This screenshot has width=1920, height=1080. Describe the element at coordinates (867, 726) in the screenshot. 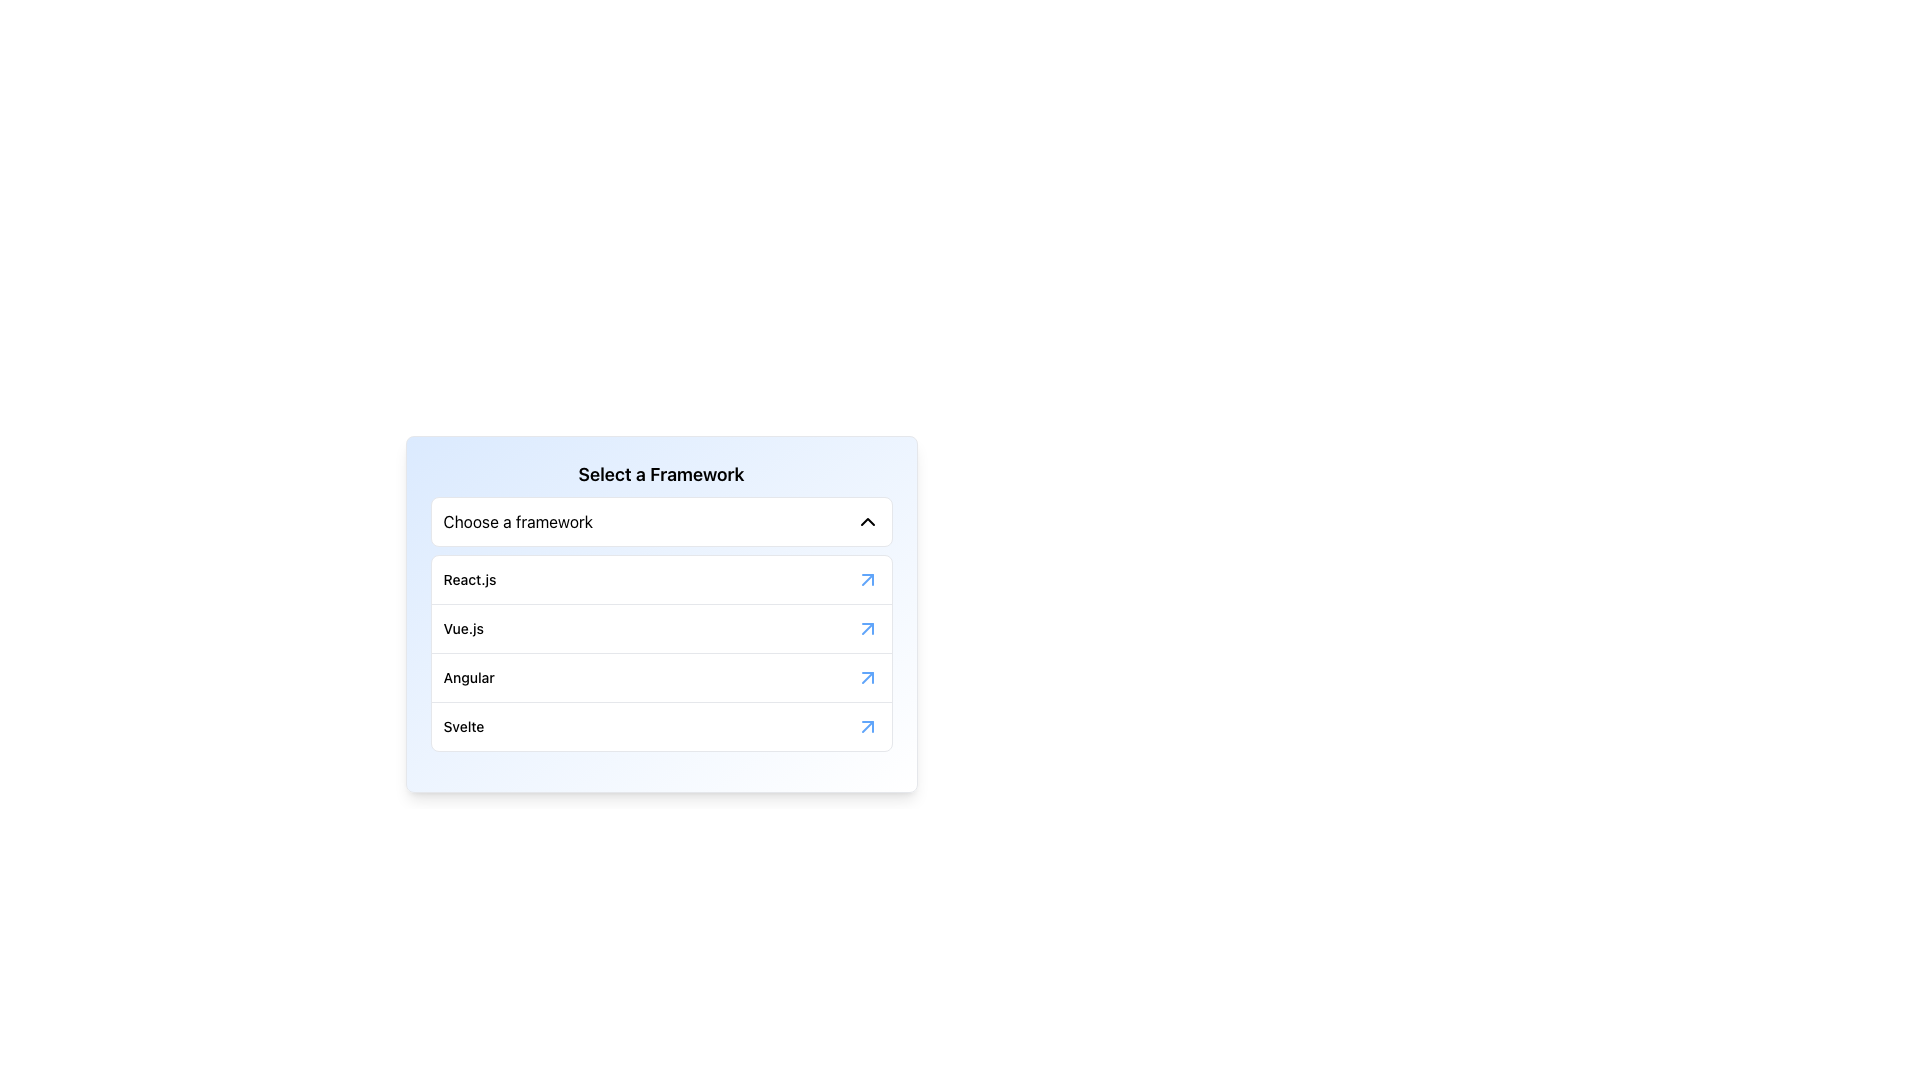

I see `the blue arrow icon pointing upwards and to the right, located in the 'Svelte' row under 'Select a Framework'` at that location.